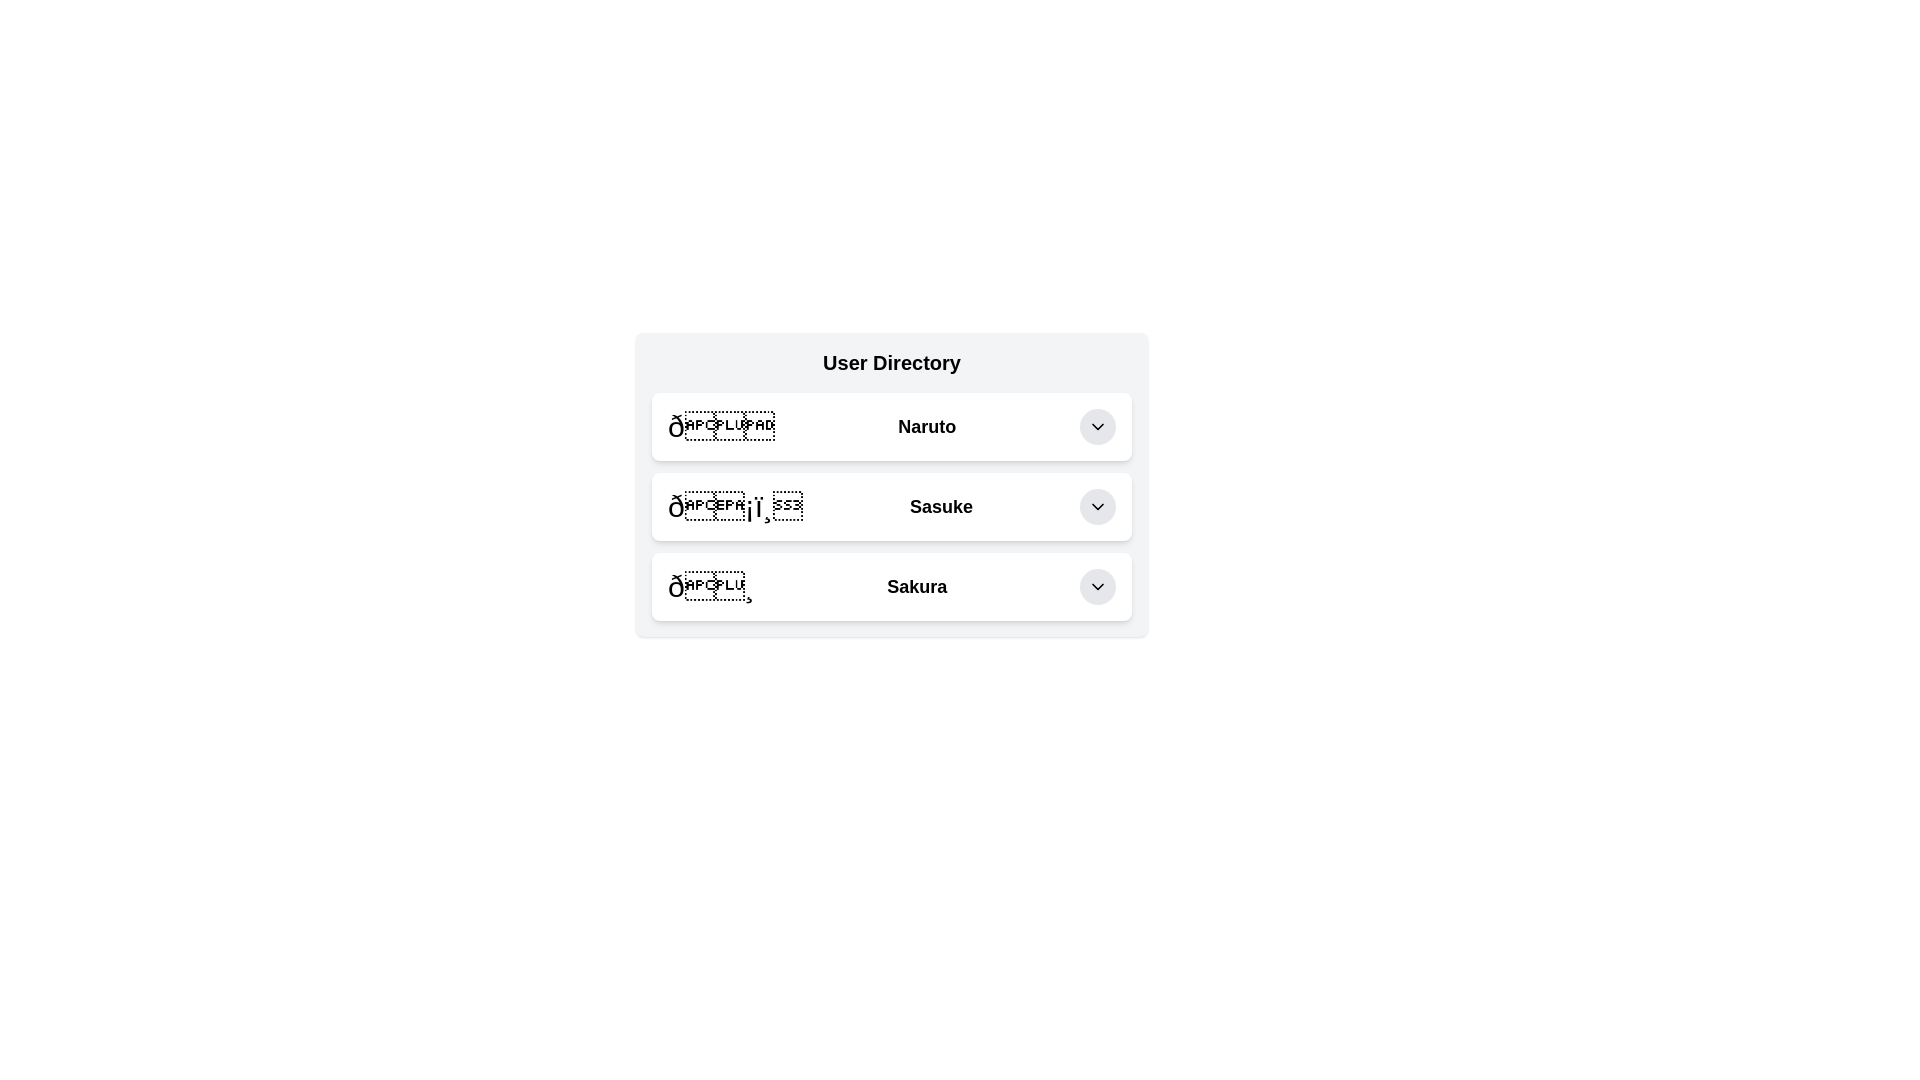 The width and height of the screenshot is (1920, 1080). I want to click on the chevron arrow icon located within the rounded light gray button at the right end of the 'Naruto' row to potentially receive visual feedback, so click(1097, 426).